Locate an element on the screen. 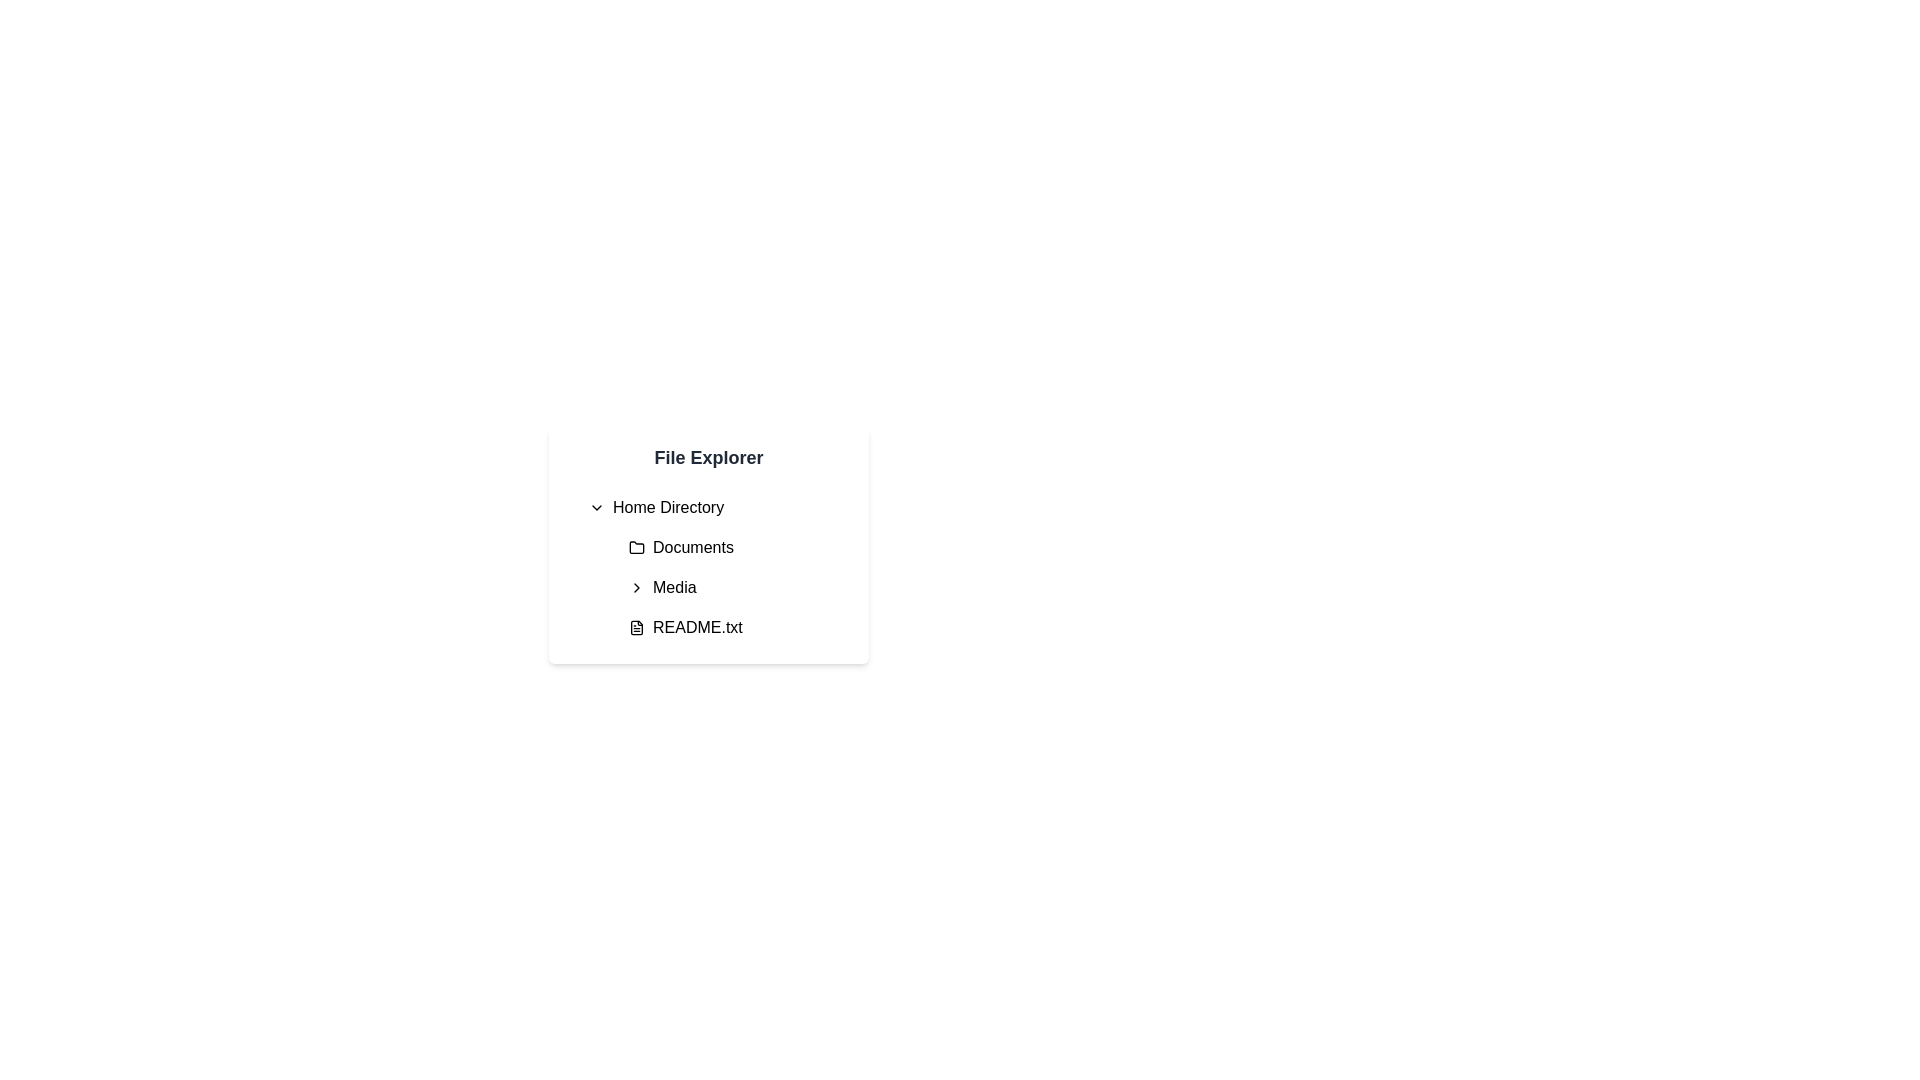 This screenshot has width=1920, height=1080. the 'README.txt' file item in the file explorer under the 'Media' directory is located at coordinates (736, 627).